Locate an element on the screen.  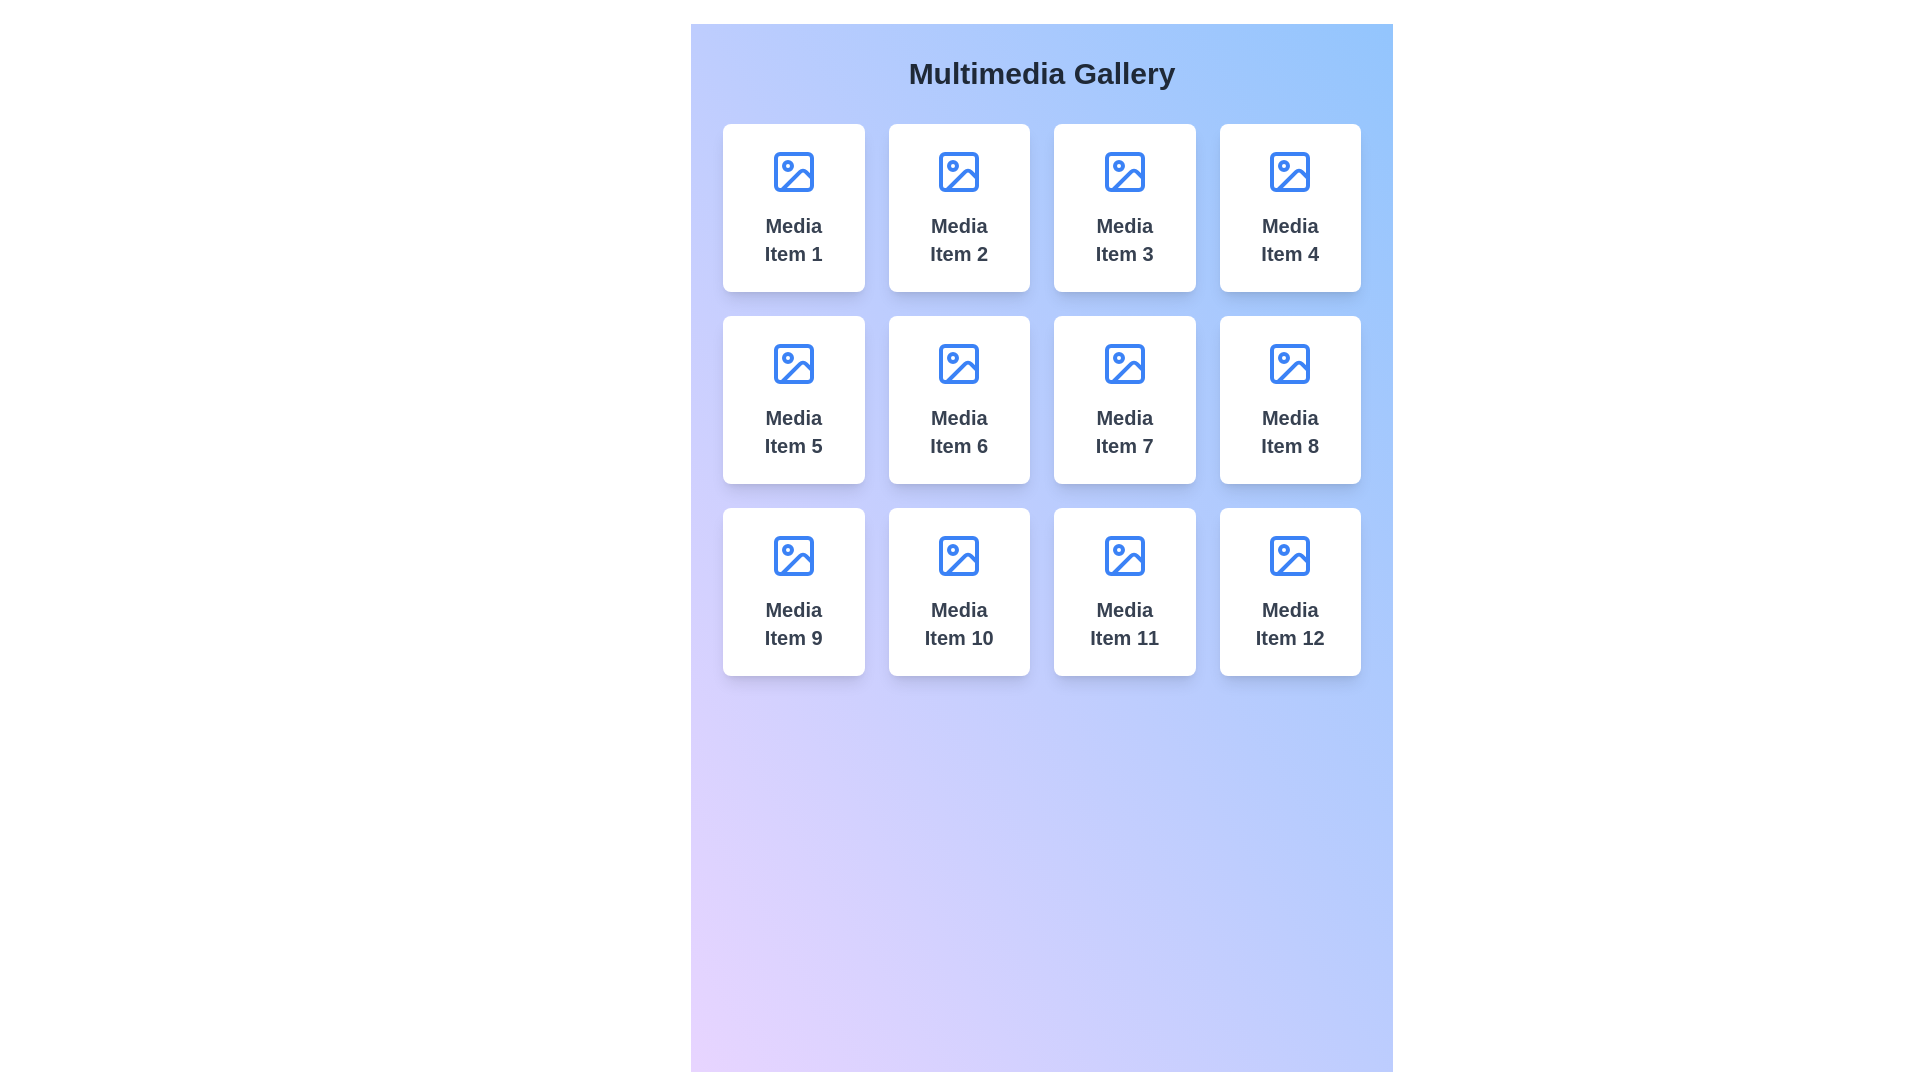
the Card component representing the tenth media item in the gallery, located in the fourth row and second column of the grid layout is located at coordinates (958, 590).